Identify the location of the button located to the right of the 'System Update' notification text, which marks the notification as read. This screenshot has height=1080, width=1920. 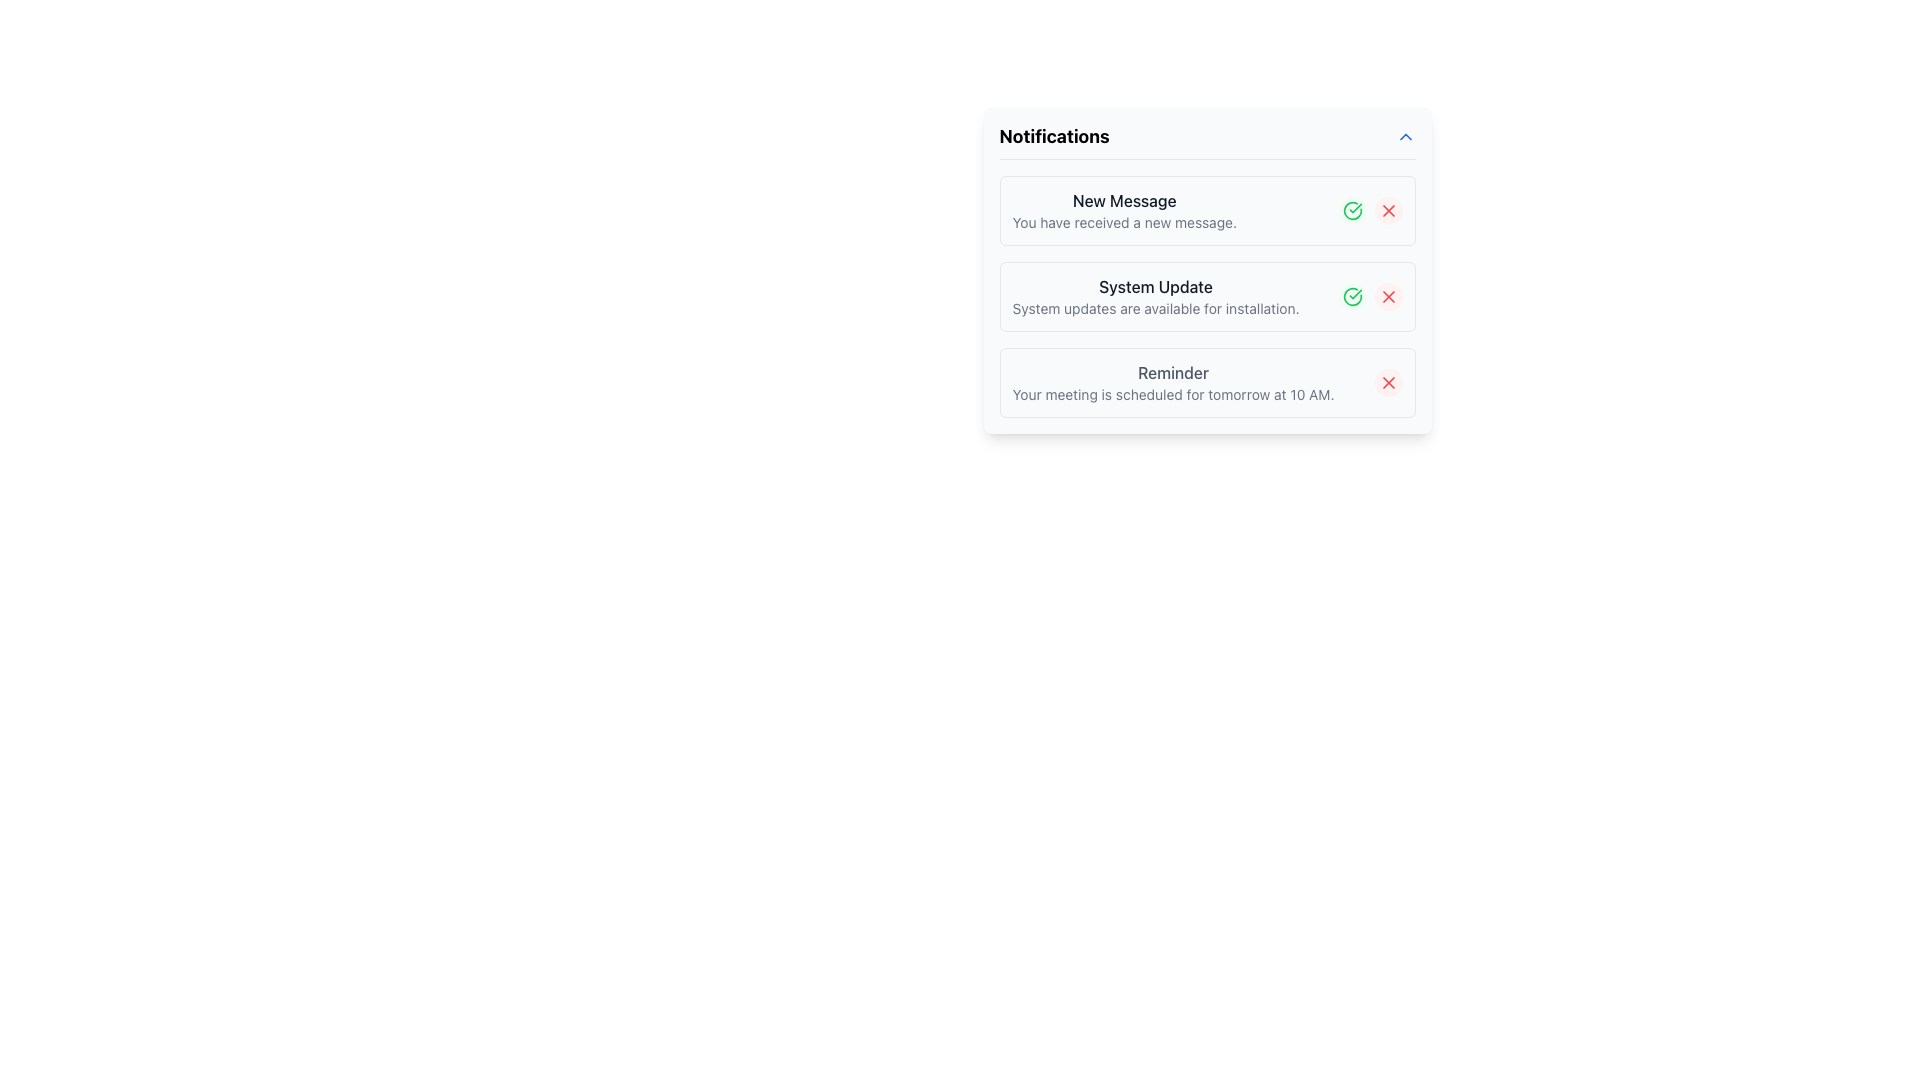
(1352, 297).